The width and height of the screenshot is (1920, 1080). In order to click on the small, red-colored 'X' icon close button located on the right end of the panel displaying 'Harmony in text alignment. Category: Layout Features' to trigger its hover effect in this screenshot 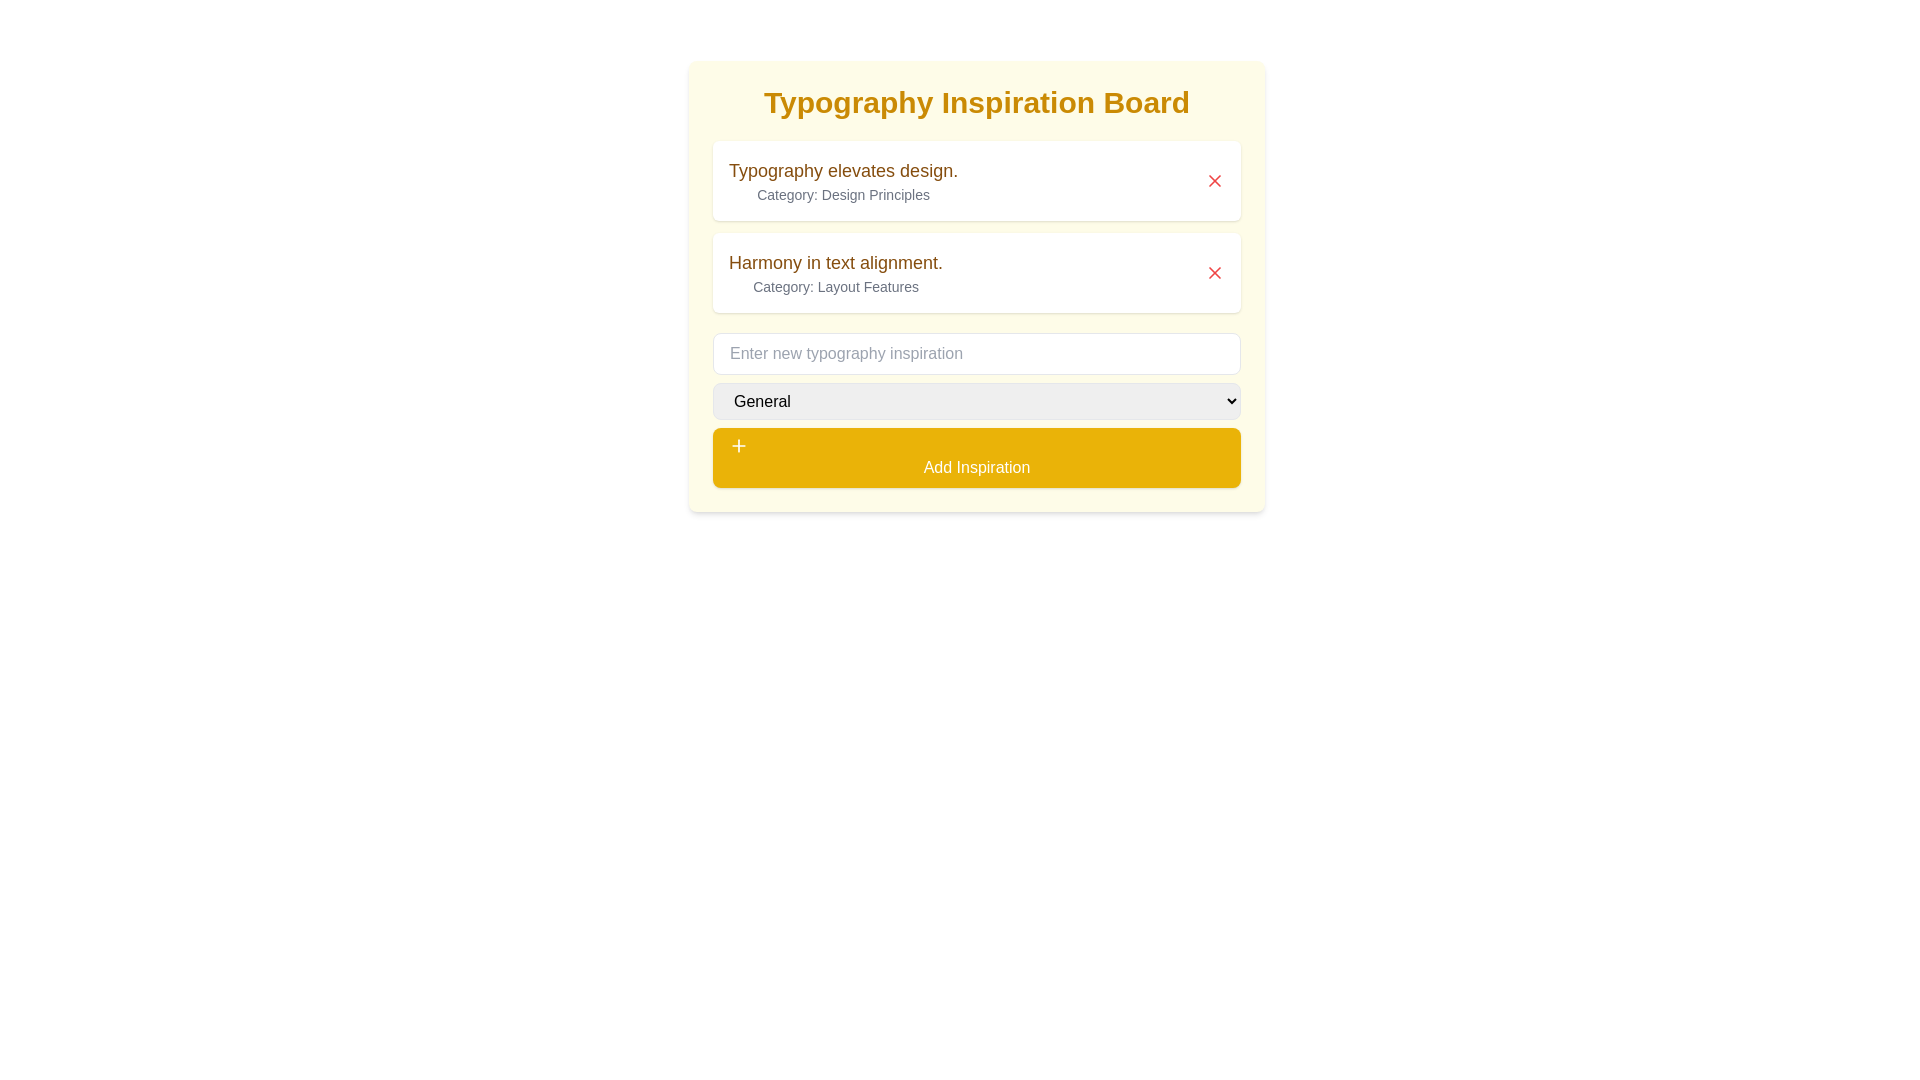, I will do `click(1213, 273)`.